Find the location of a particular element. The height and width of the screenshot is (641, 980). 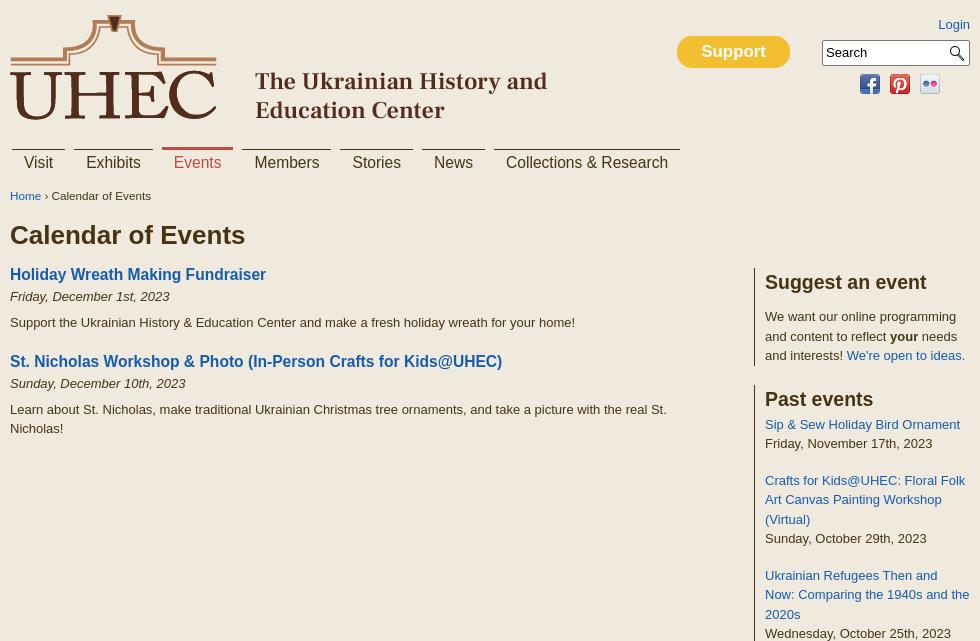

'Home' is located at coordinates (25, 194).